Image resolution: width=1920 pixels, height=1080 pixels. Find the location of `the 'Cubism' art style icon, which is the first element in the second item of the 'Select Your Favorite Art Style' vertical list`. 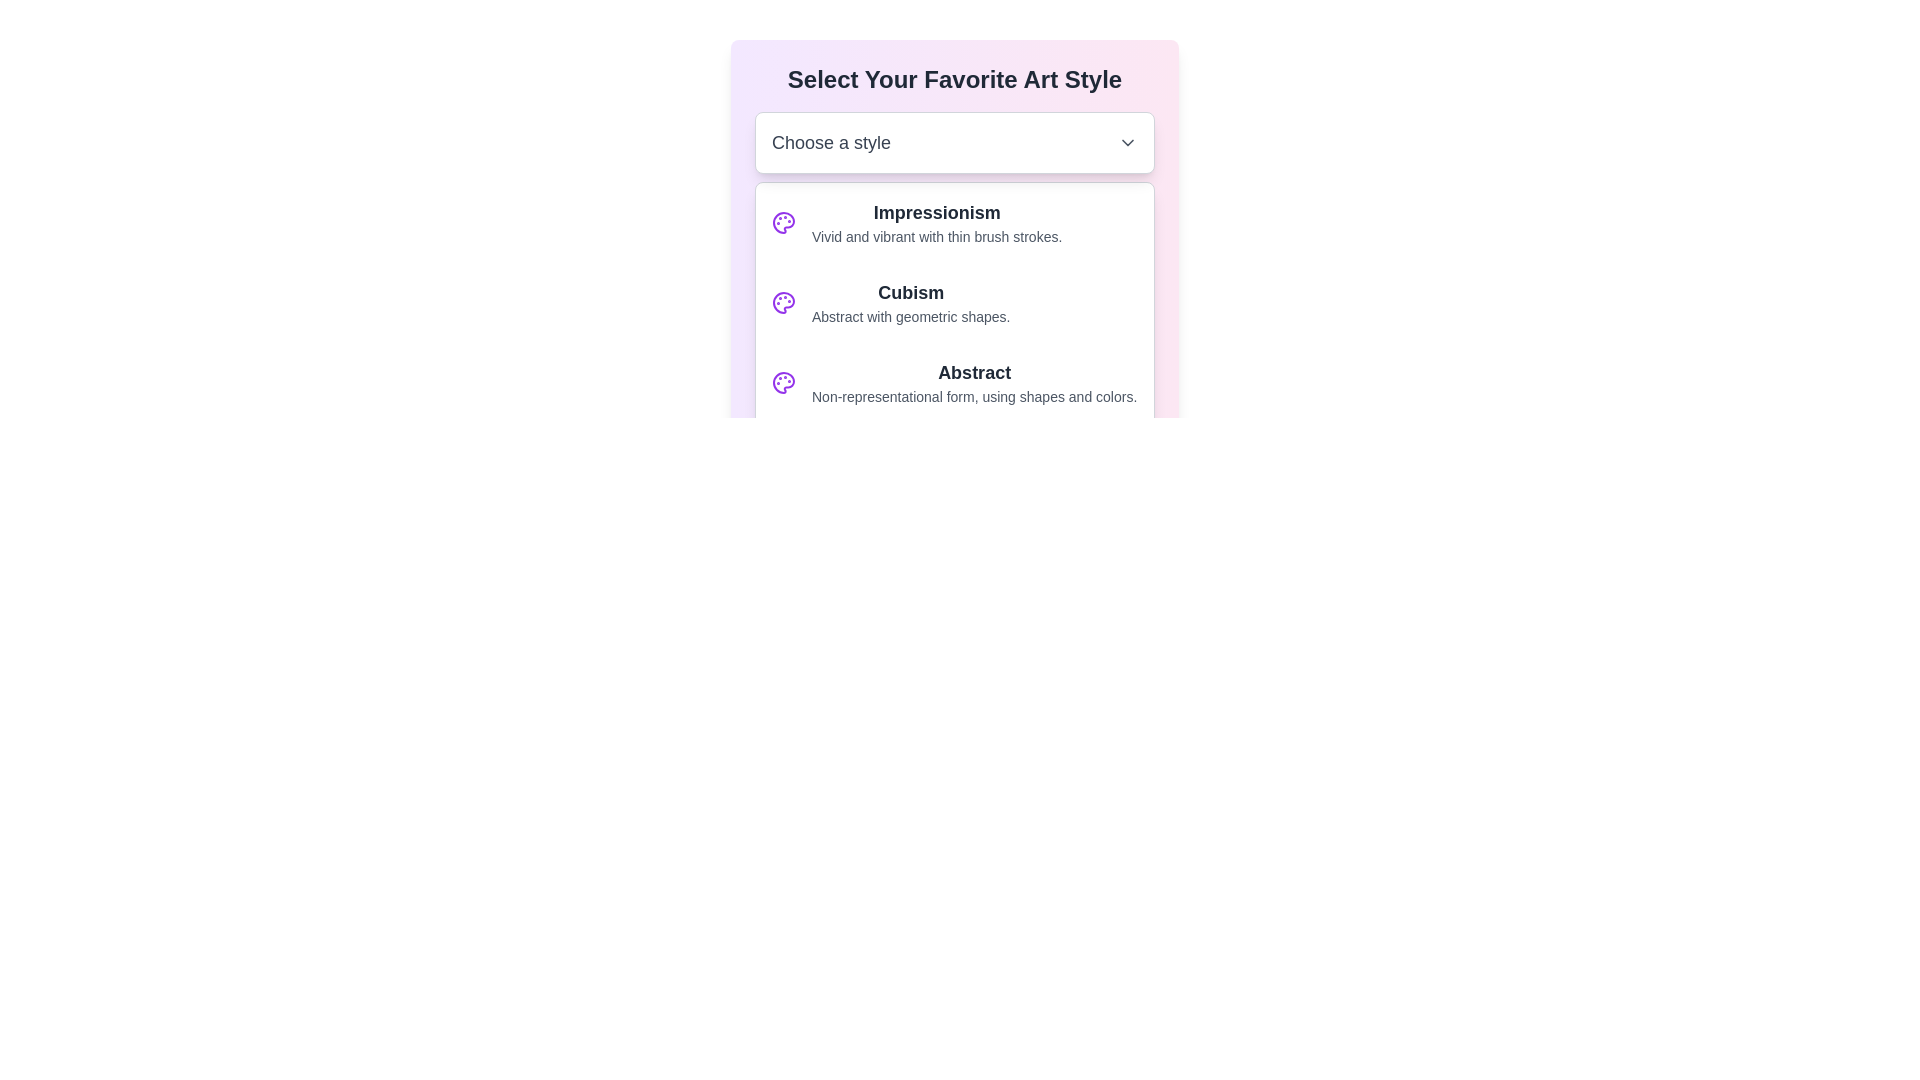

the 'Cubism' art style icon, which is the first element in the second item of the 'Select Your Favorite Art Style' vertical list is located at coordinates (782, 303).